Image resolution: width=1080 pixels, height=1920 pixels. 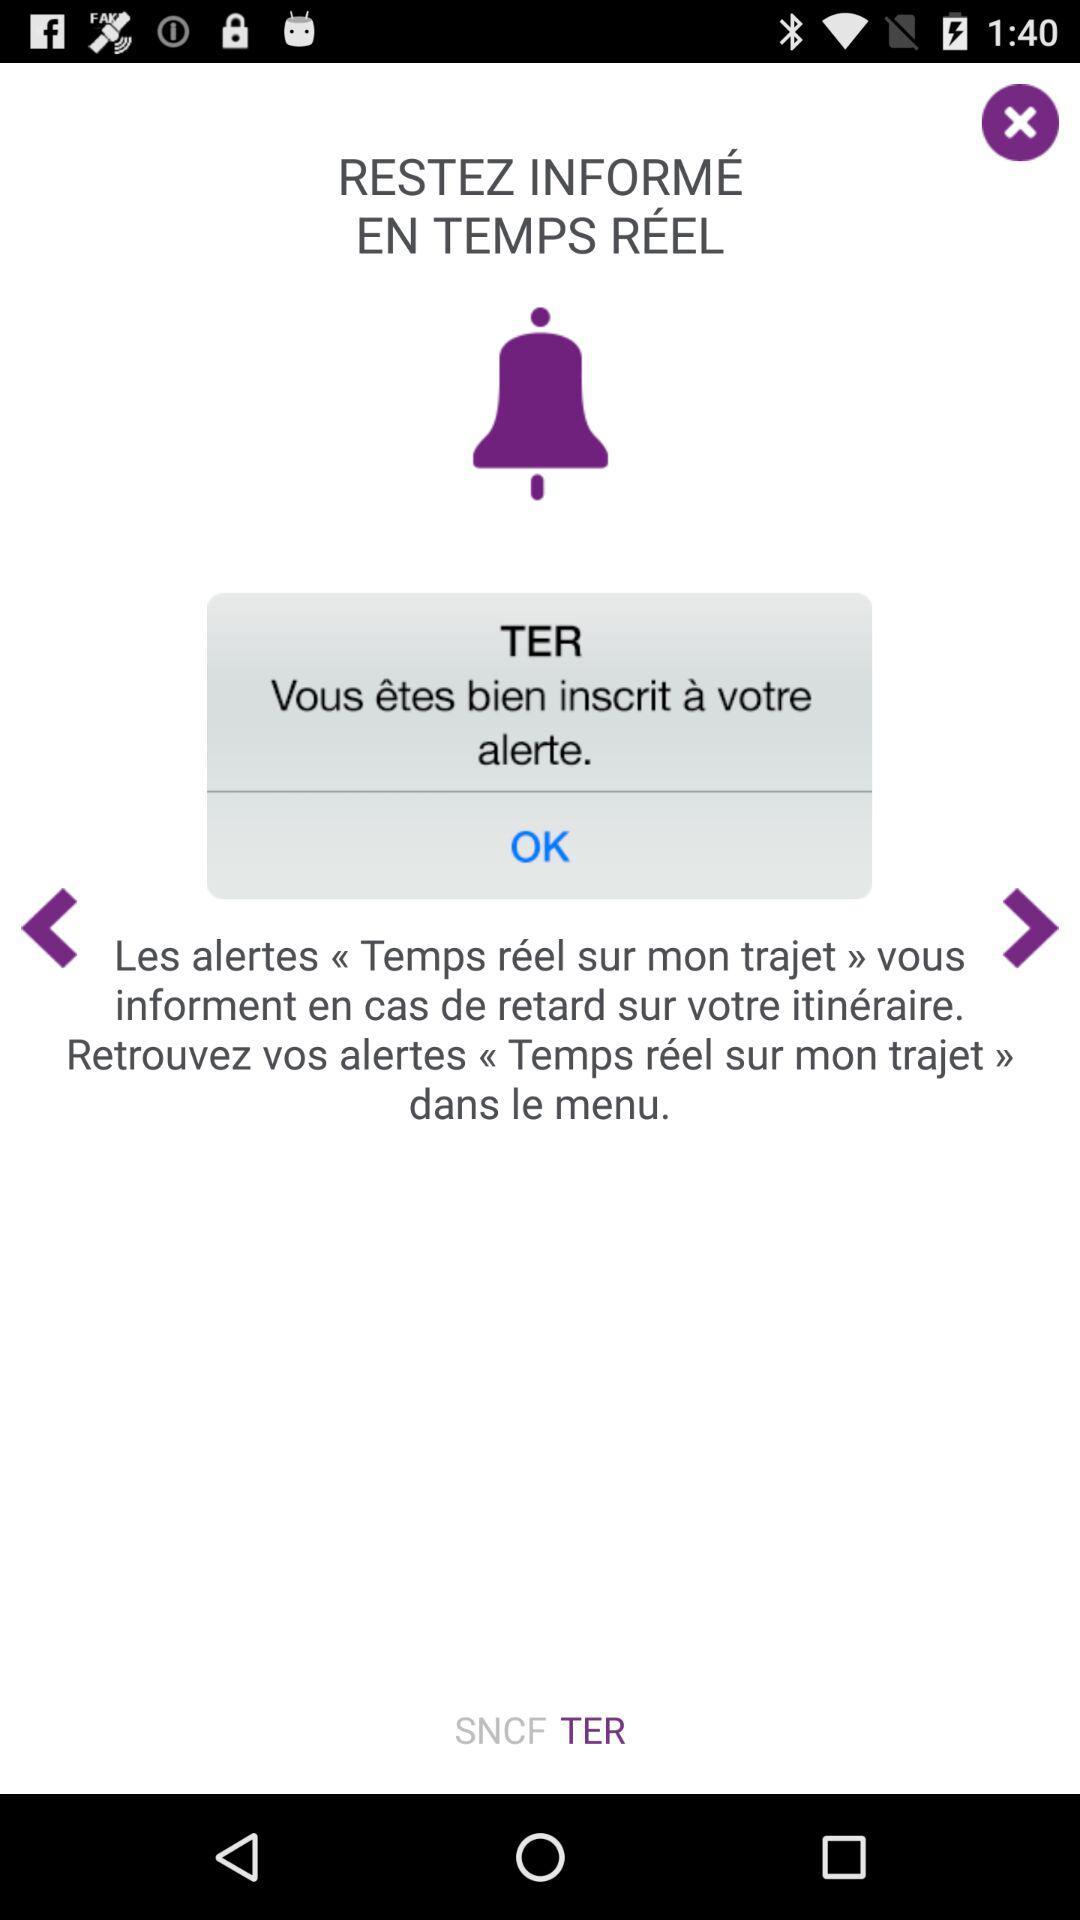 I want to click on item at the top right corner, so click(x=1030, y=111).